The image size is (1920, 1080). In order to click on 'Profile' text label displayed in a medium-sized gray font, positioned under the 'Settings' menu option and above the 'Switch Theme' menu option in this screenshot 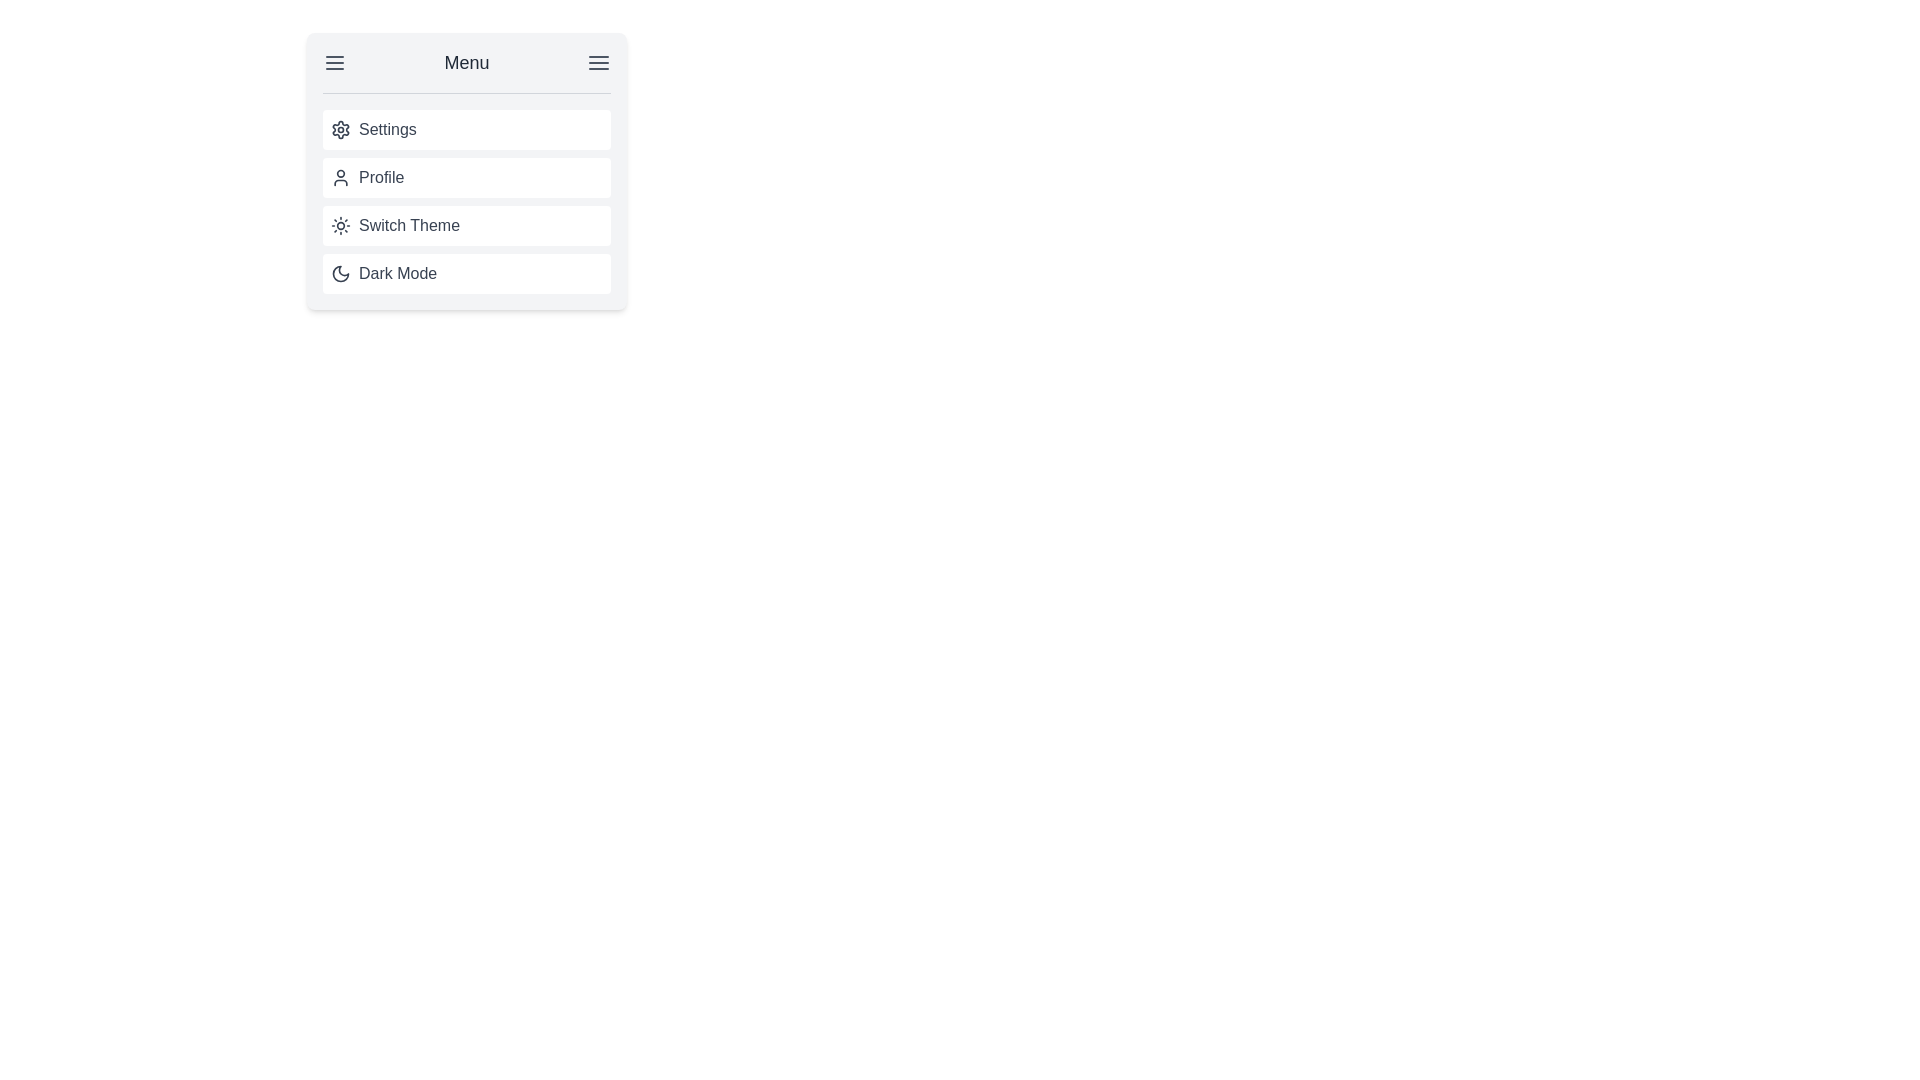, I will do `click(381, 176)`.